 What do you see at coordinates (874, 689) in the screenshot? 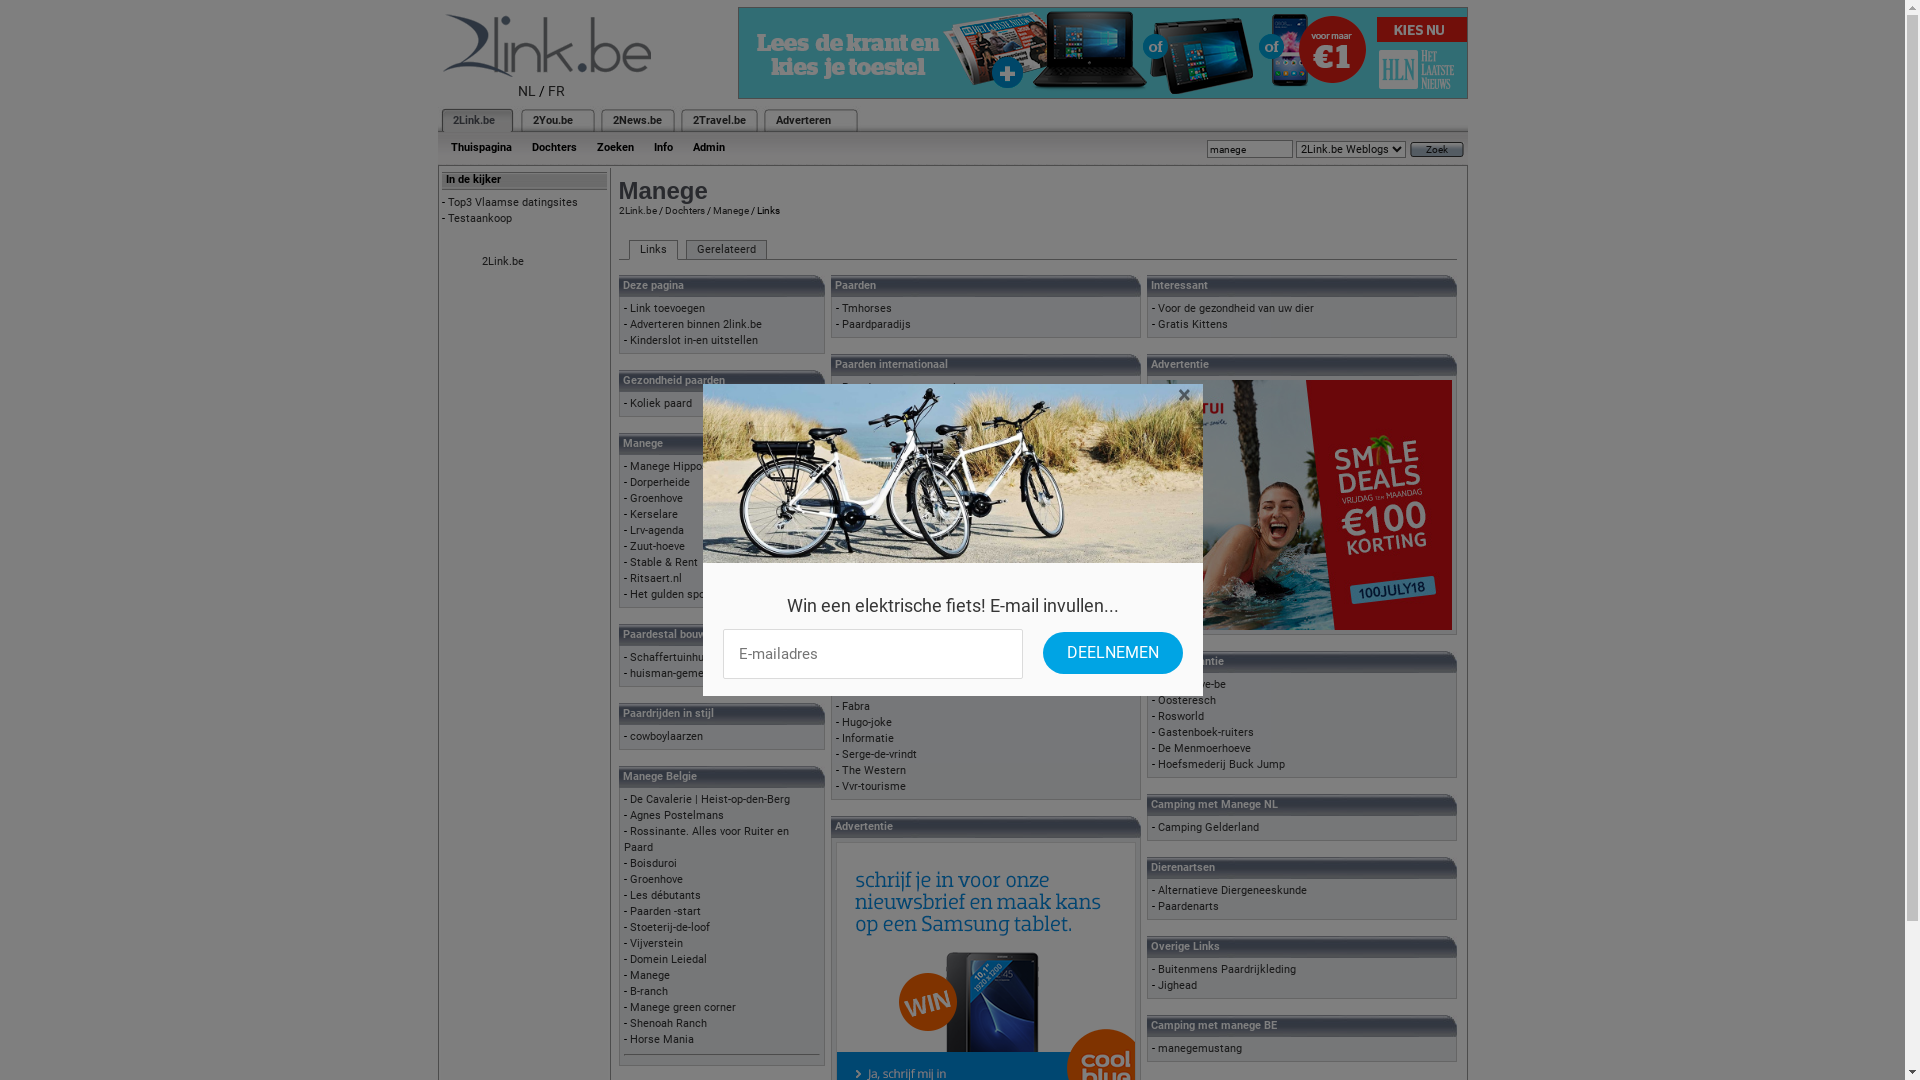
I see `'Aachenbreed'` at bounding box center [874, 689].